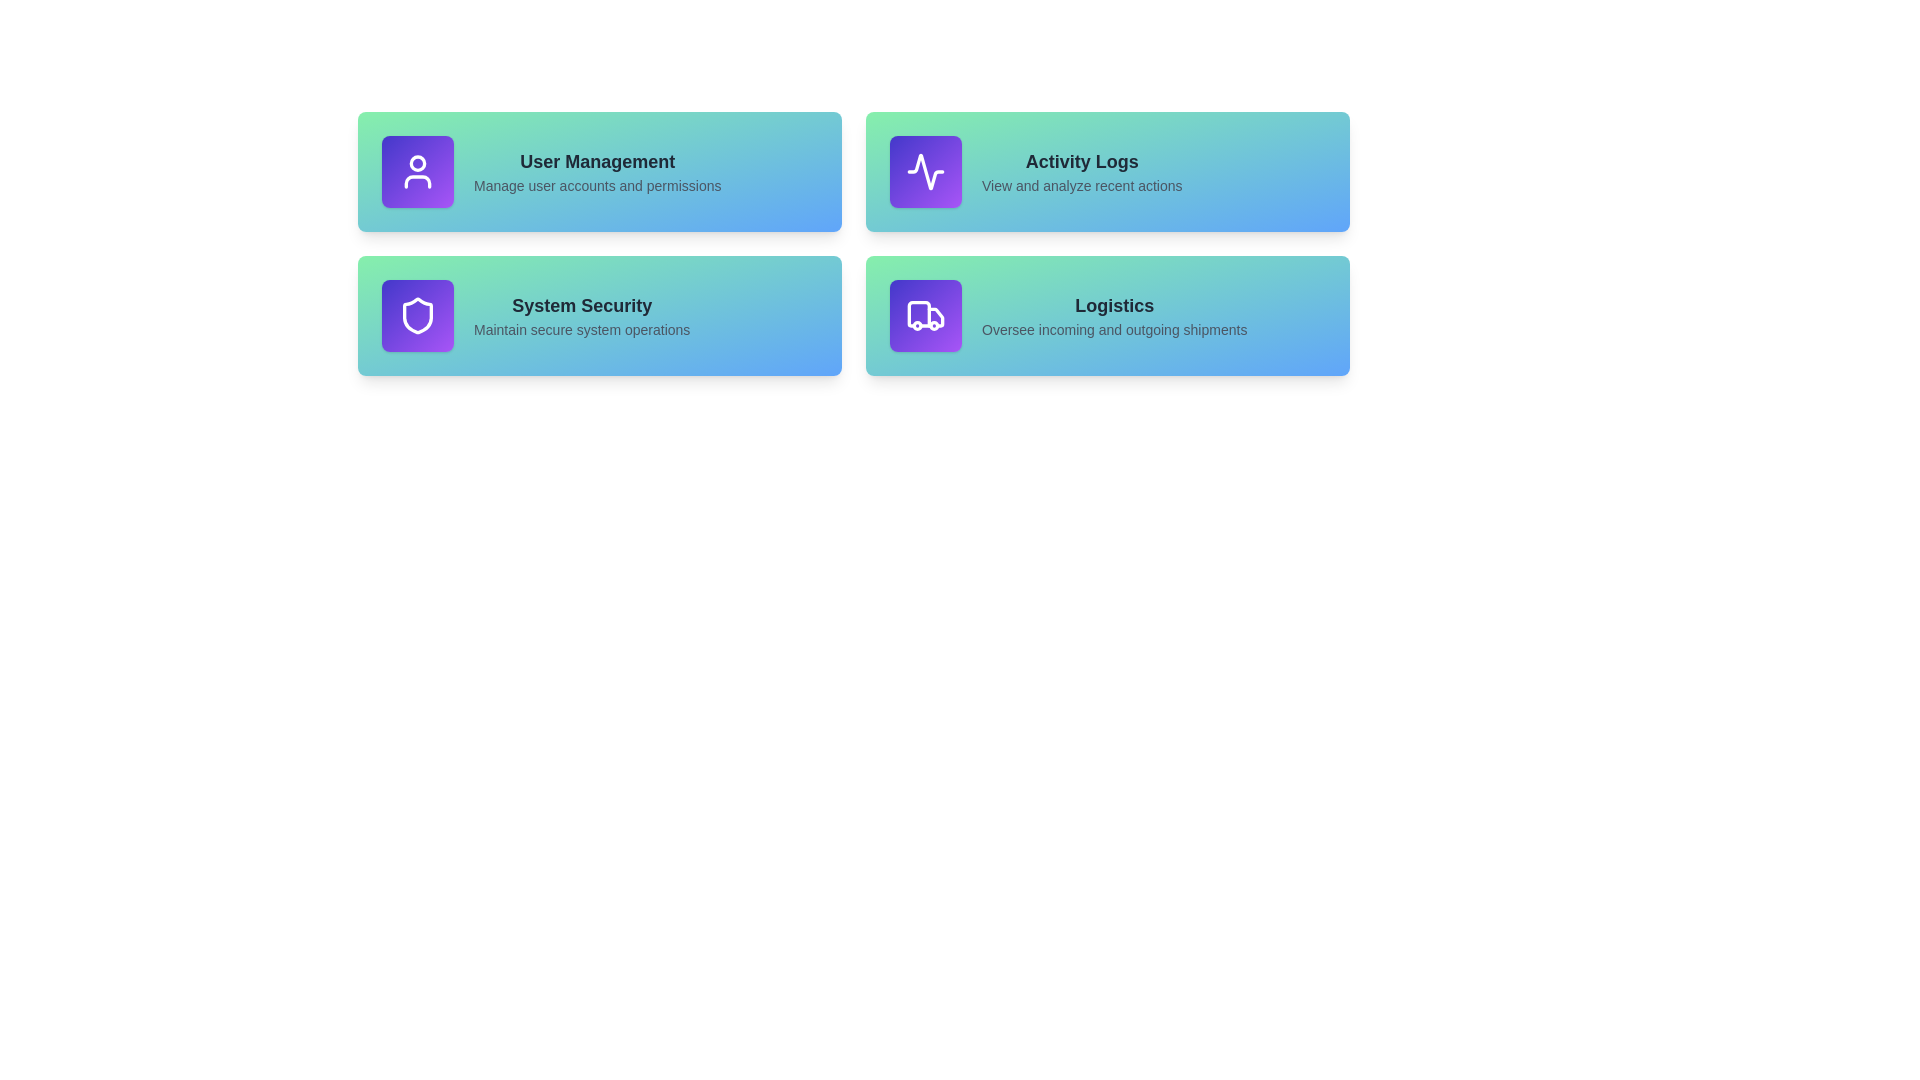 The height and width of the screenshot is (1080, 1920). I want to click on the Logistics section to explore its functionality, so click(1107, 315).